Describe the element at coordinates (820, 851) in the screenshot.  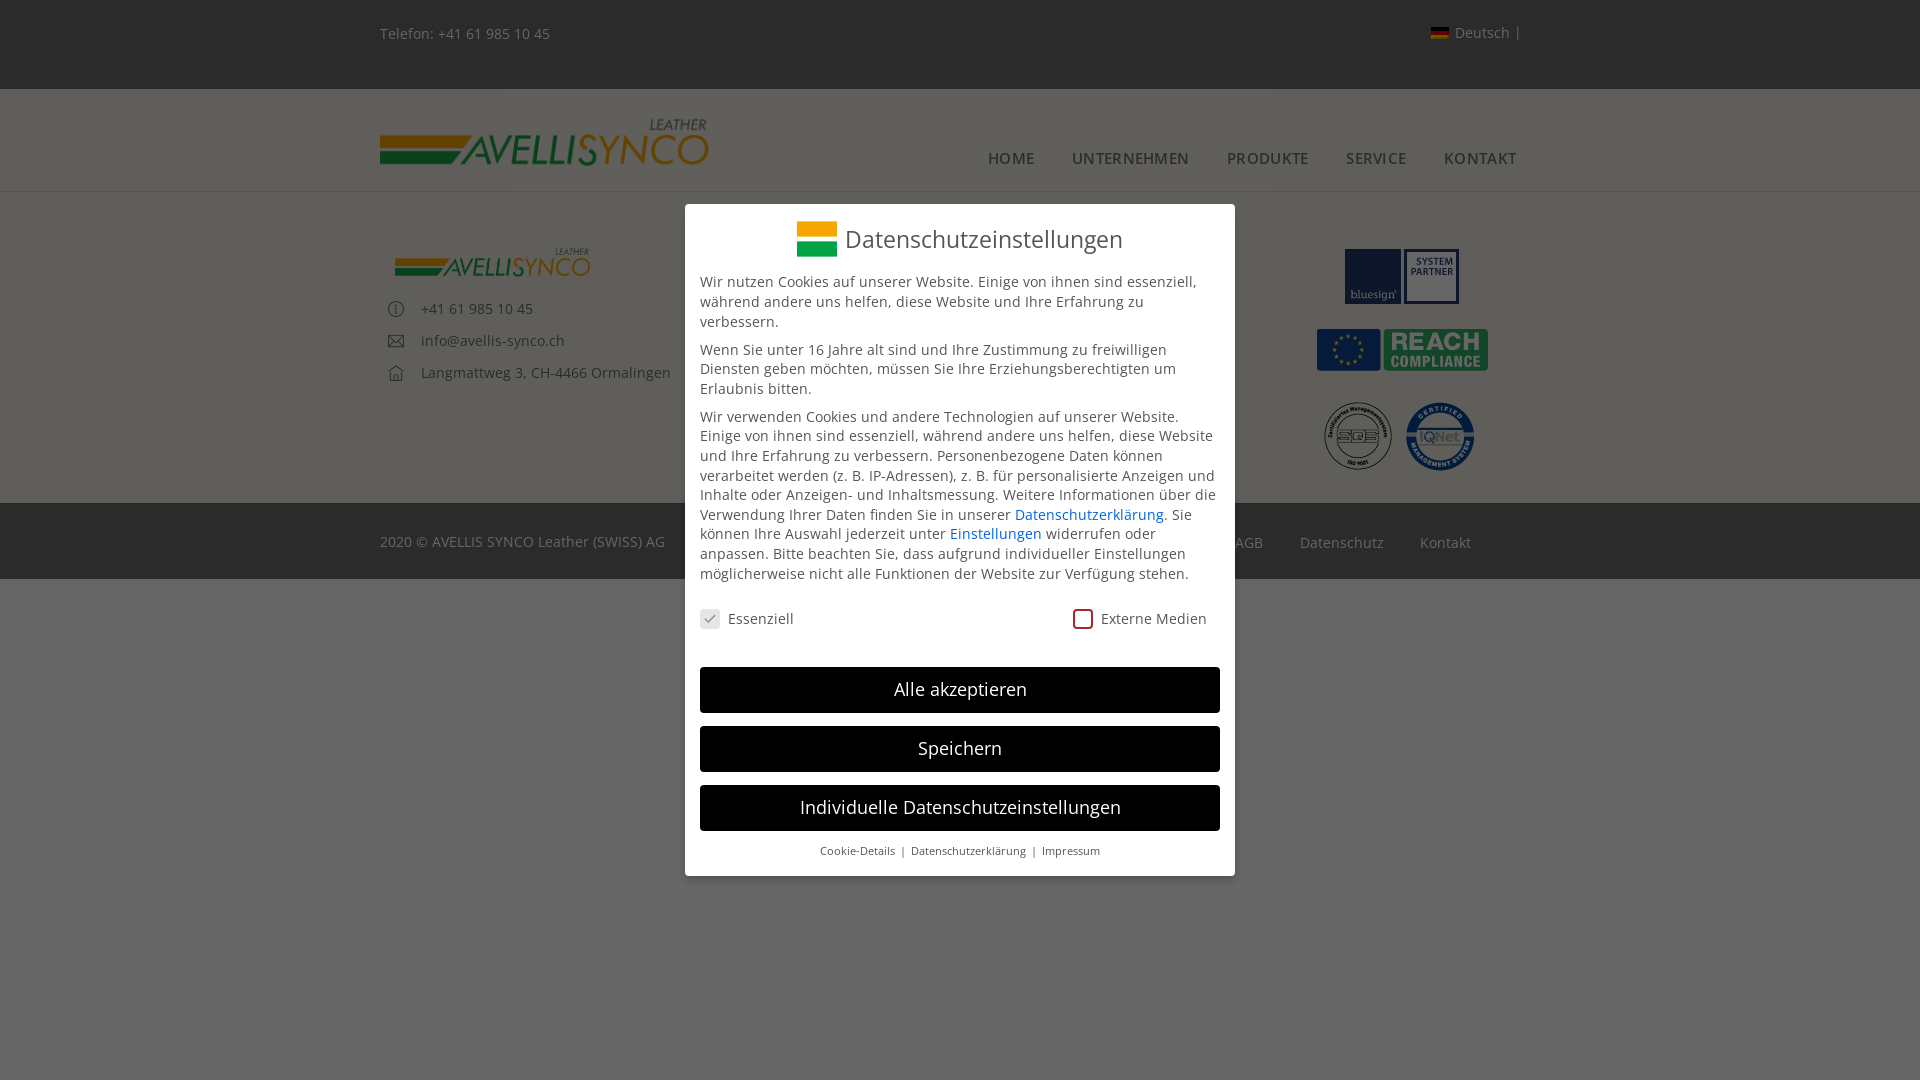
I see `'Cookie-Details'` at that location.